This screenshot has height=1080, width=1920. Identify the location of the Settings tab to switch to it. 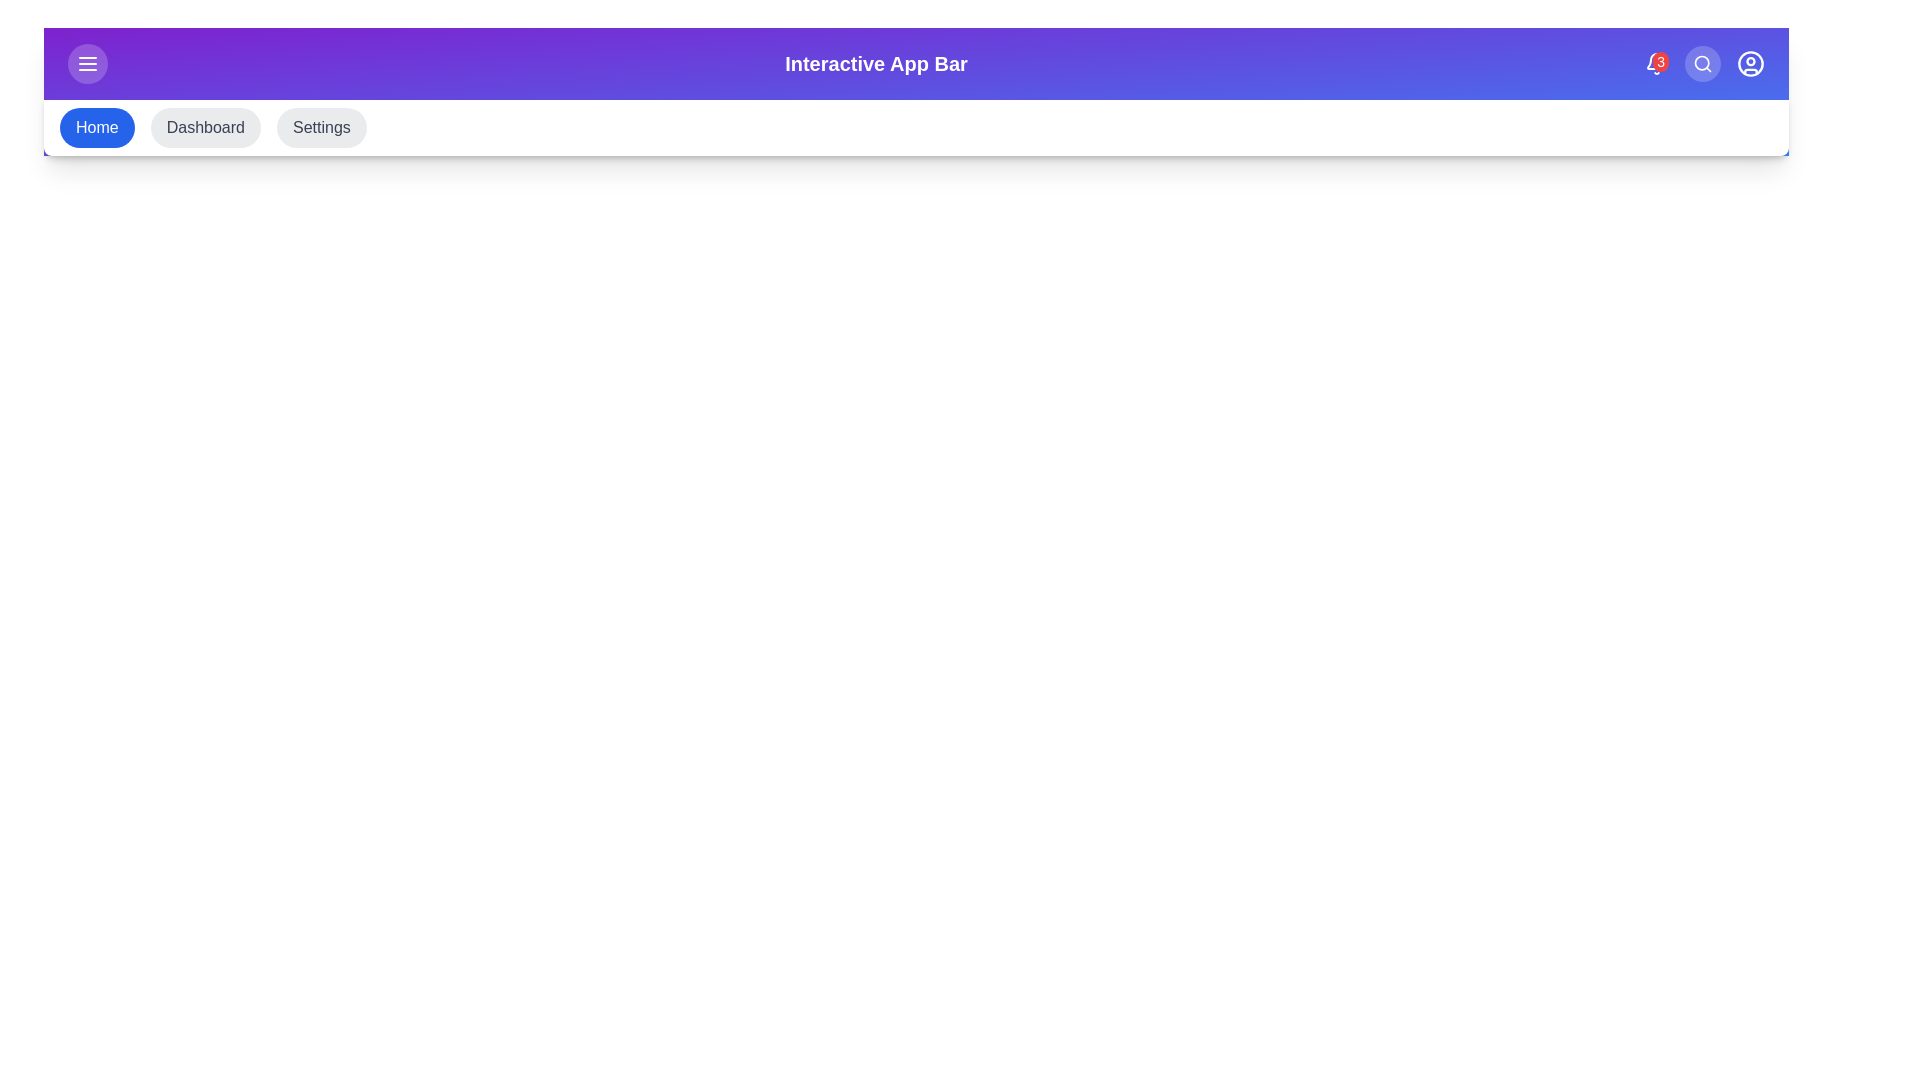
(321, 127).